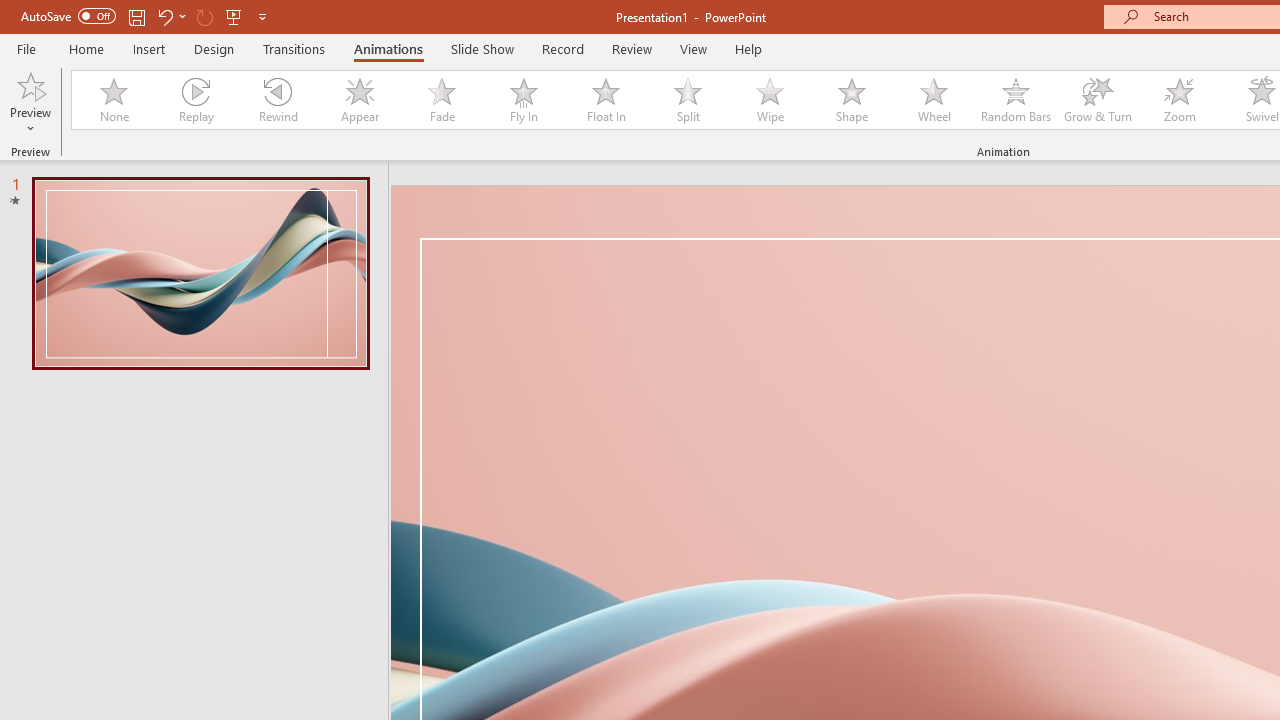 The width and height of the screenshot is (1280, 720). I want to click on 'None', so click(112, 100).